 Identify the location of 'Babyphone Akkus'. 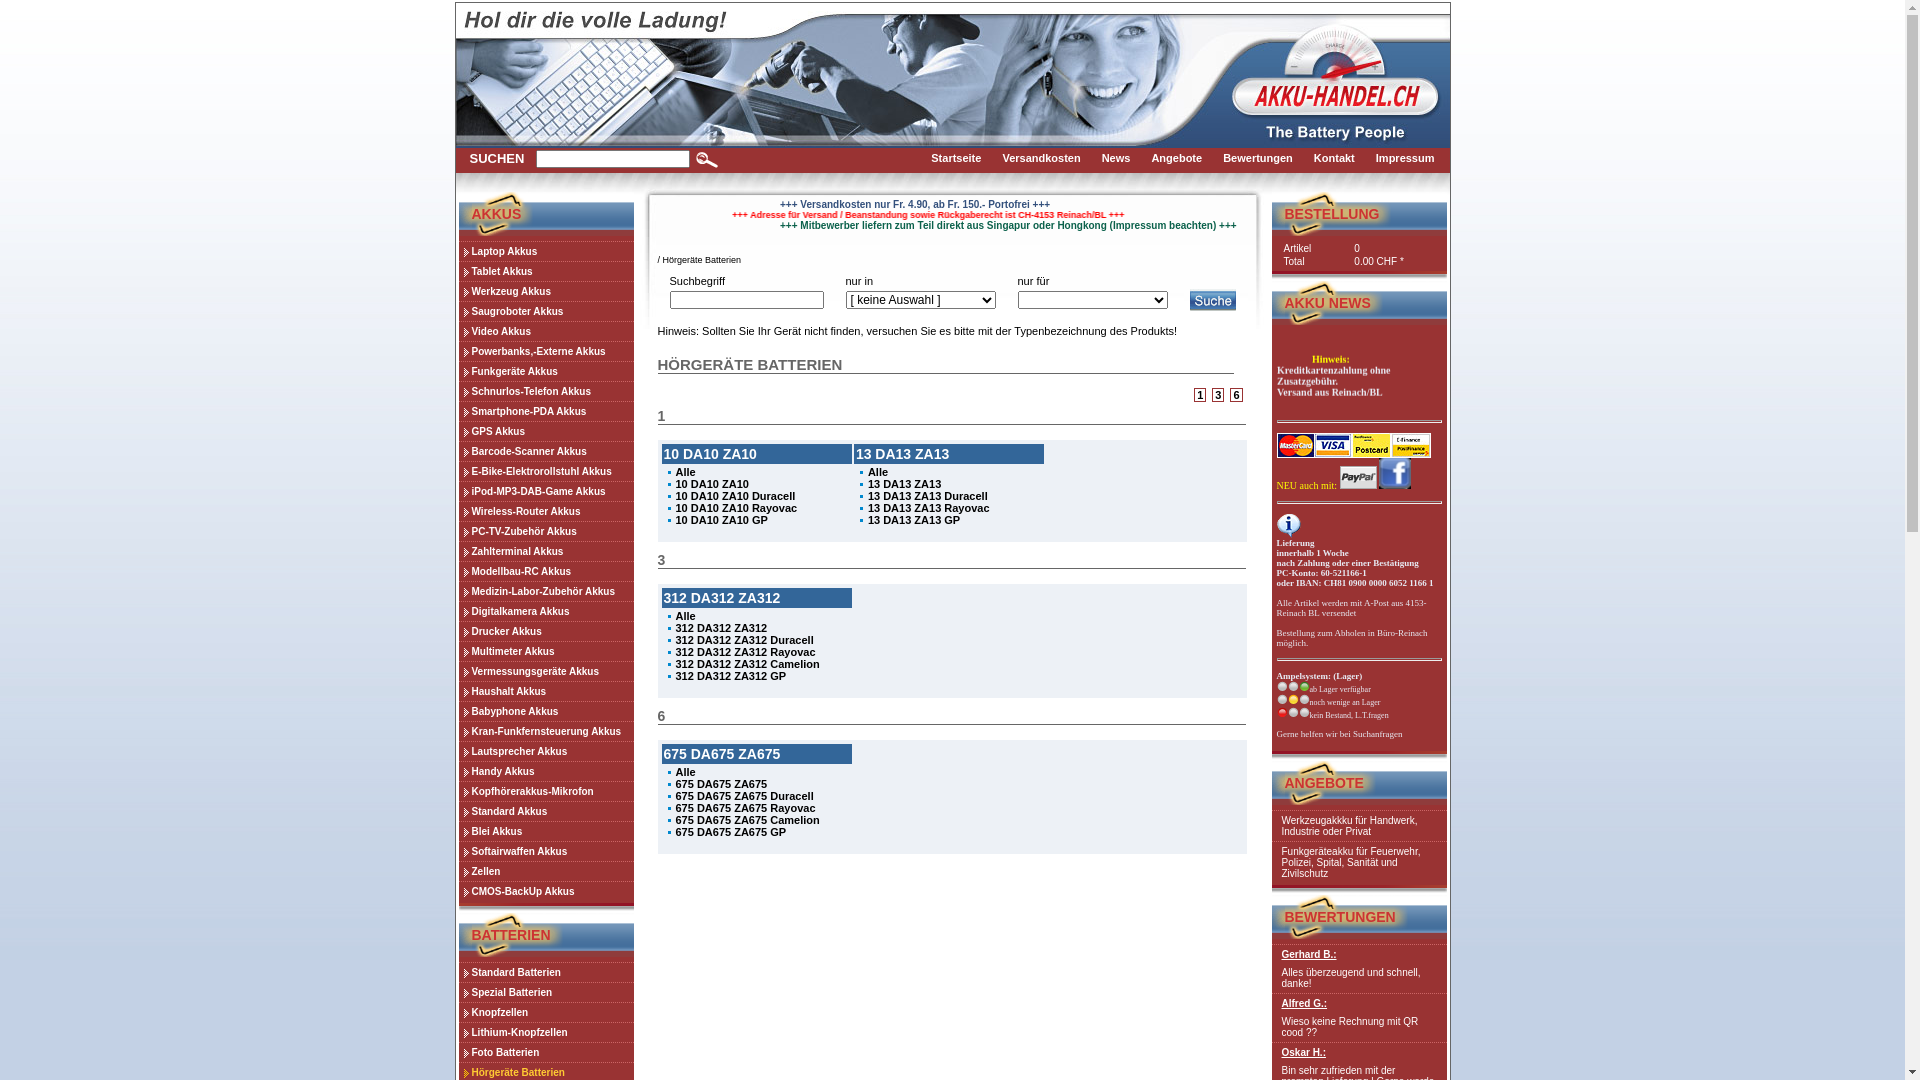
(545, 709).